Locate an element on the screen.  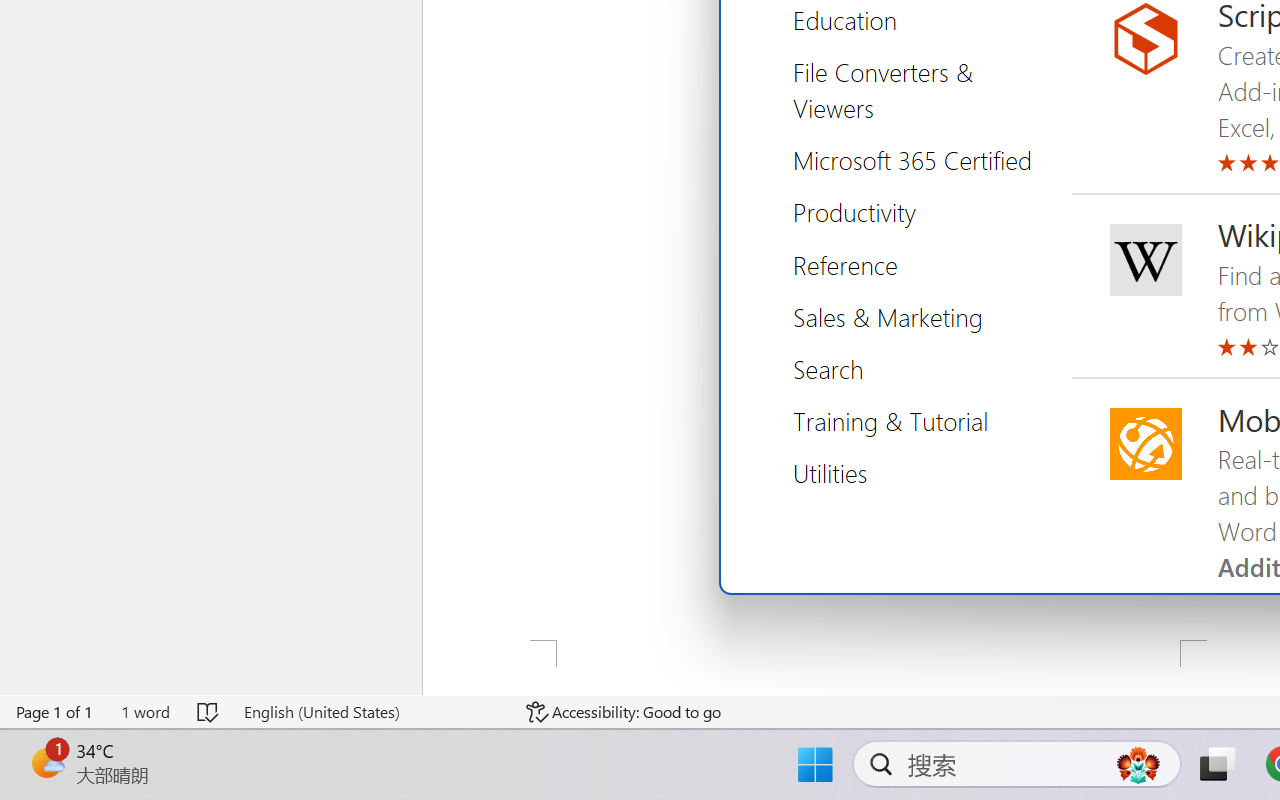
'Language English (United States)' is located at coordinates (371, 711).